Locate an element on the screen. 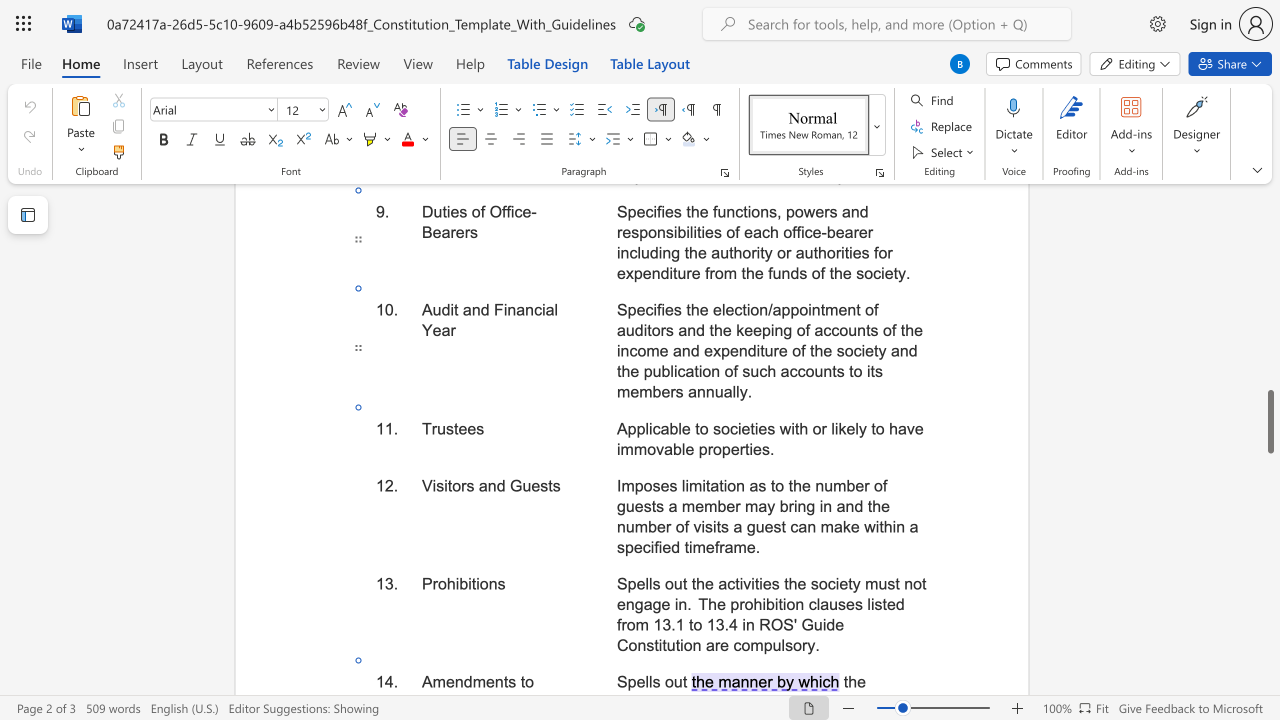 Image resolution: width=1280 pixels, height=720 pixels. the 3th character "p" in the text is located at coordinates (703, 448).